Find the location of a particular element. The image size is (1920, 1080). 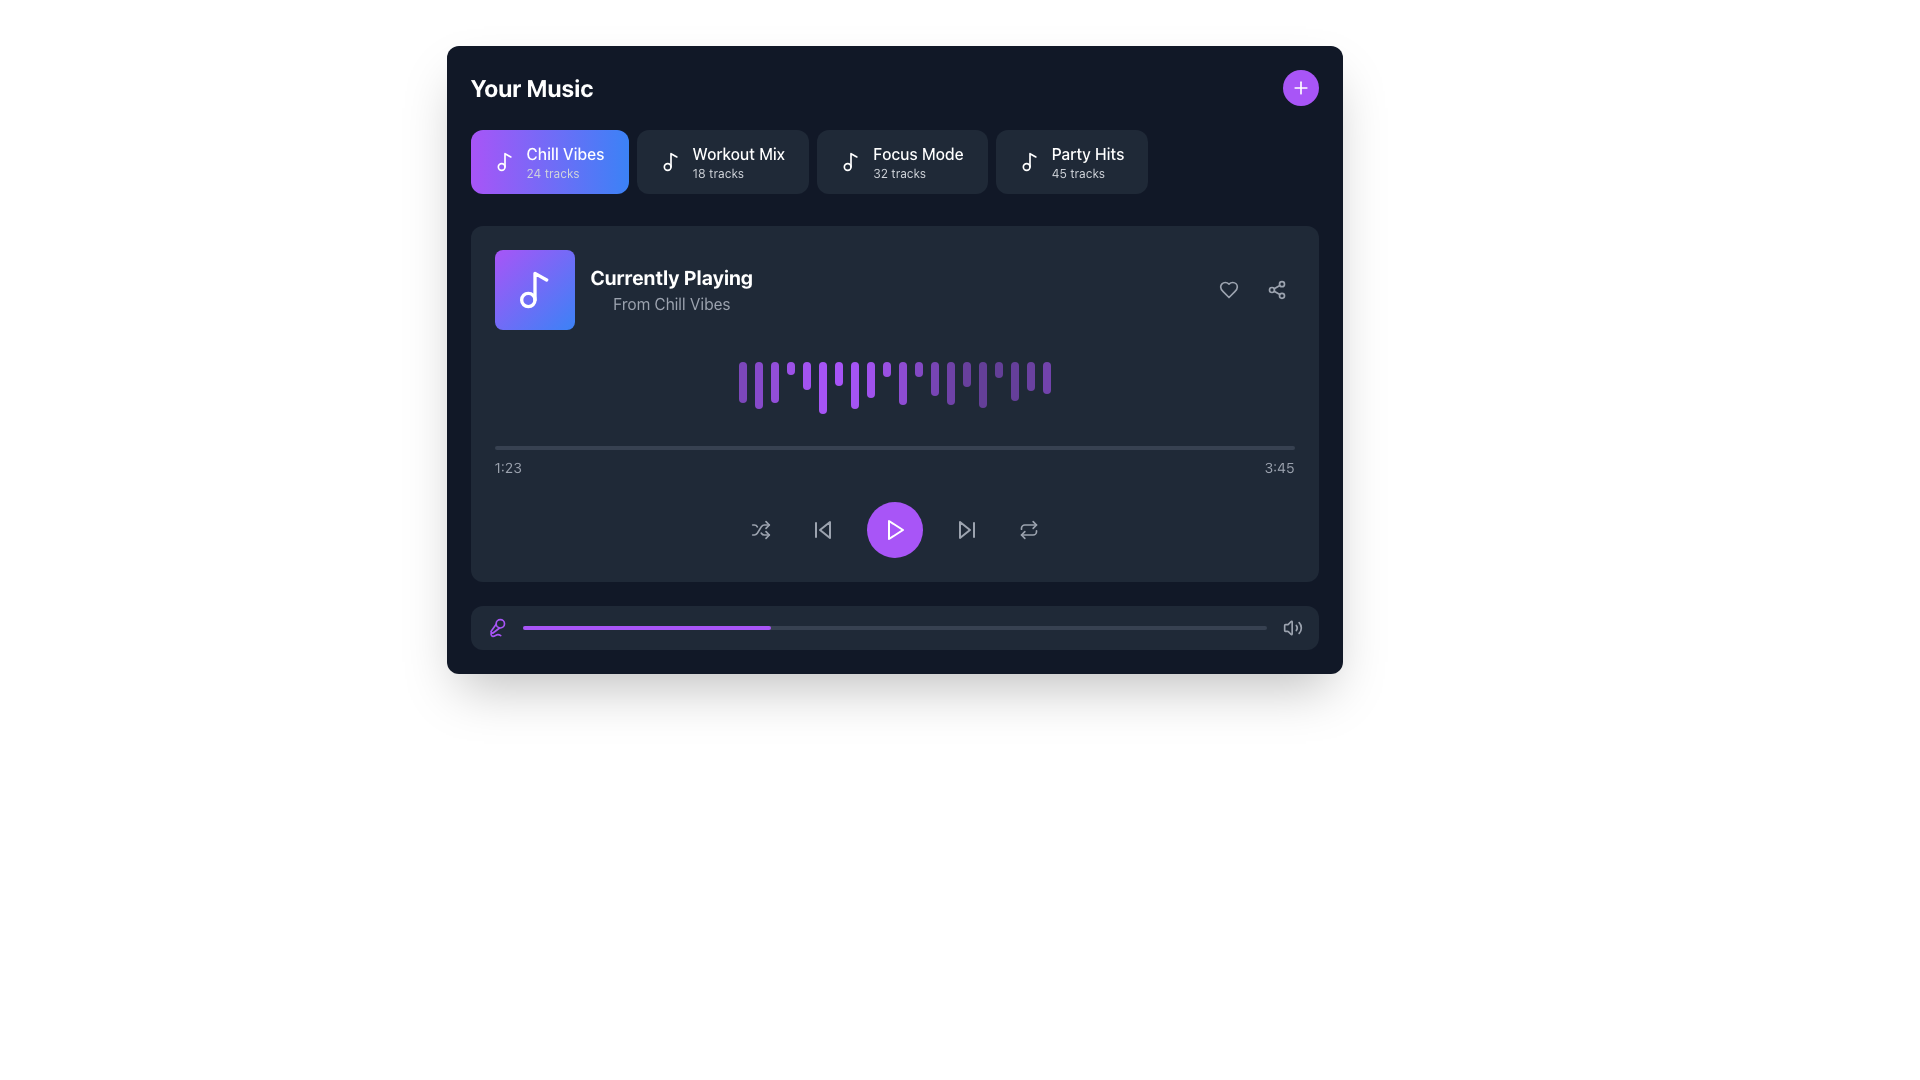

the descriptive text label located under the 'Currently Playing' title in the playback section of the application interface is located at coordinates (671, 304).